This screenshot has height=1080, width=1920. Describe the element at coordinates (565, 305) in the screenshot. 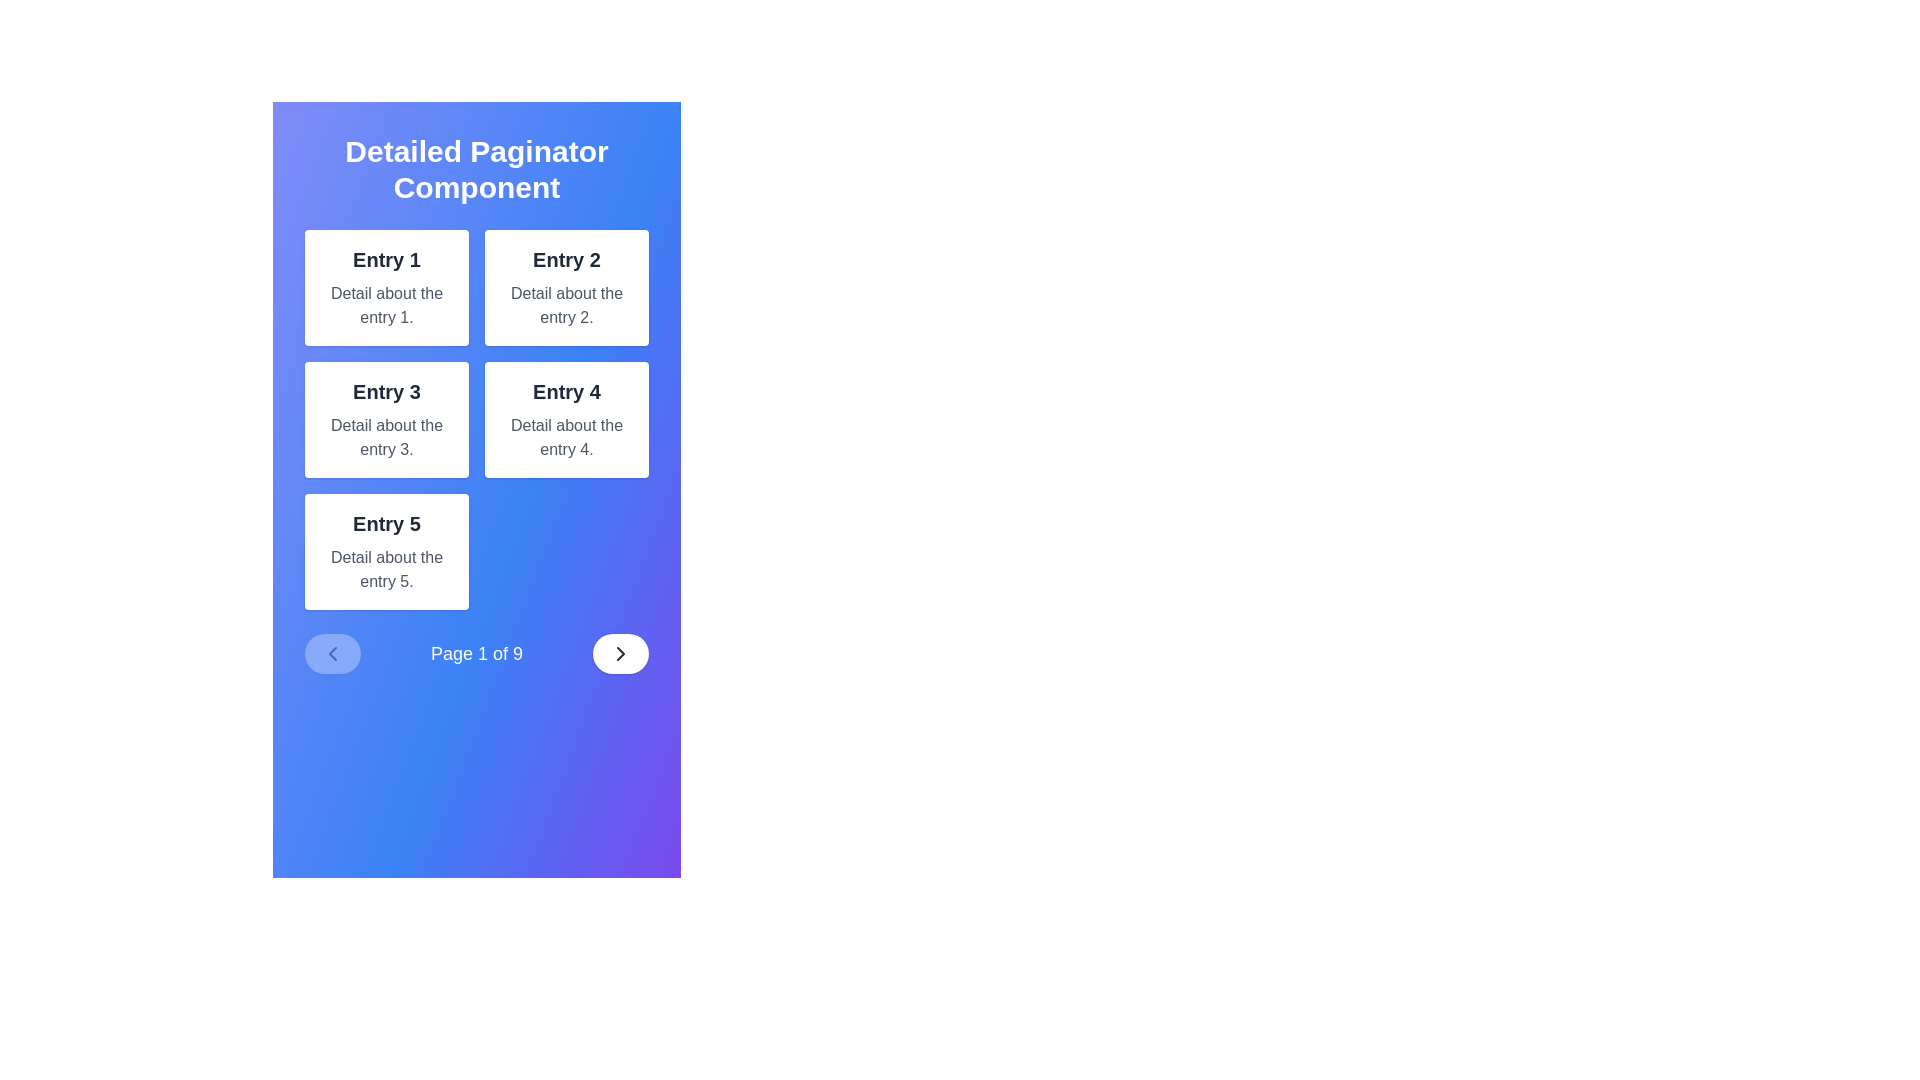

I see `the text label providing additional information associated with the card labeled 'Entry 2', located below the title within the second card of a grid layout` at that location.